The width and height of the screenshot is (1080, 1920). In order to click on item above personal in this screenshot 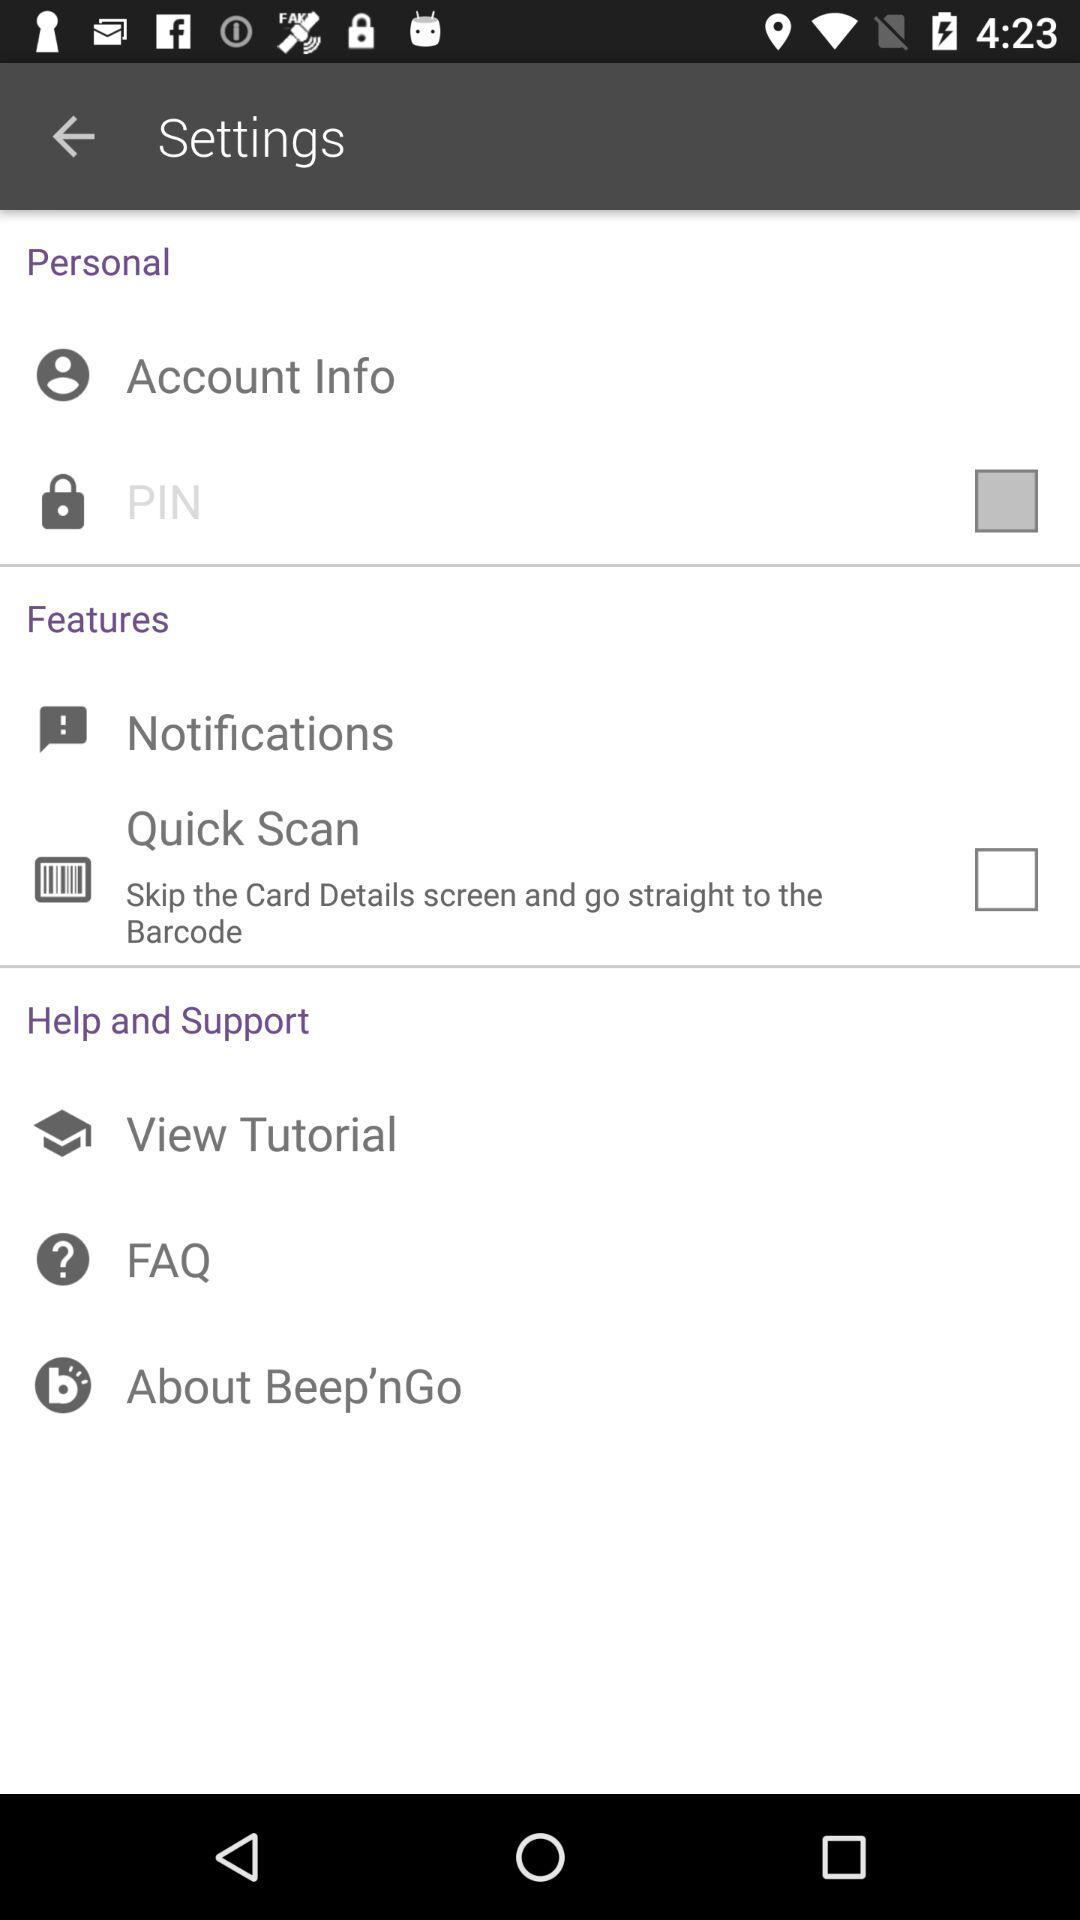, I will do `click(72, 135)`.